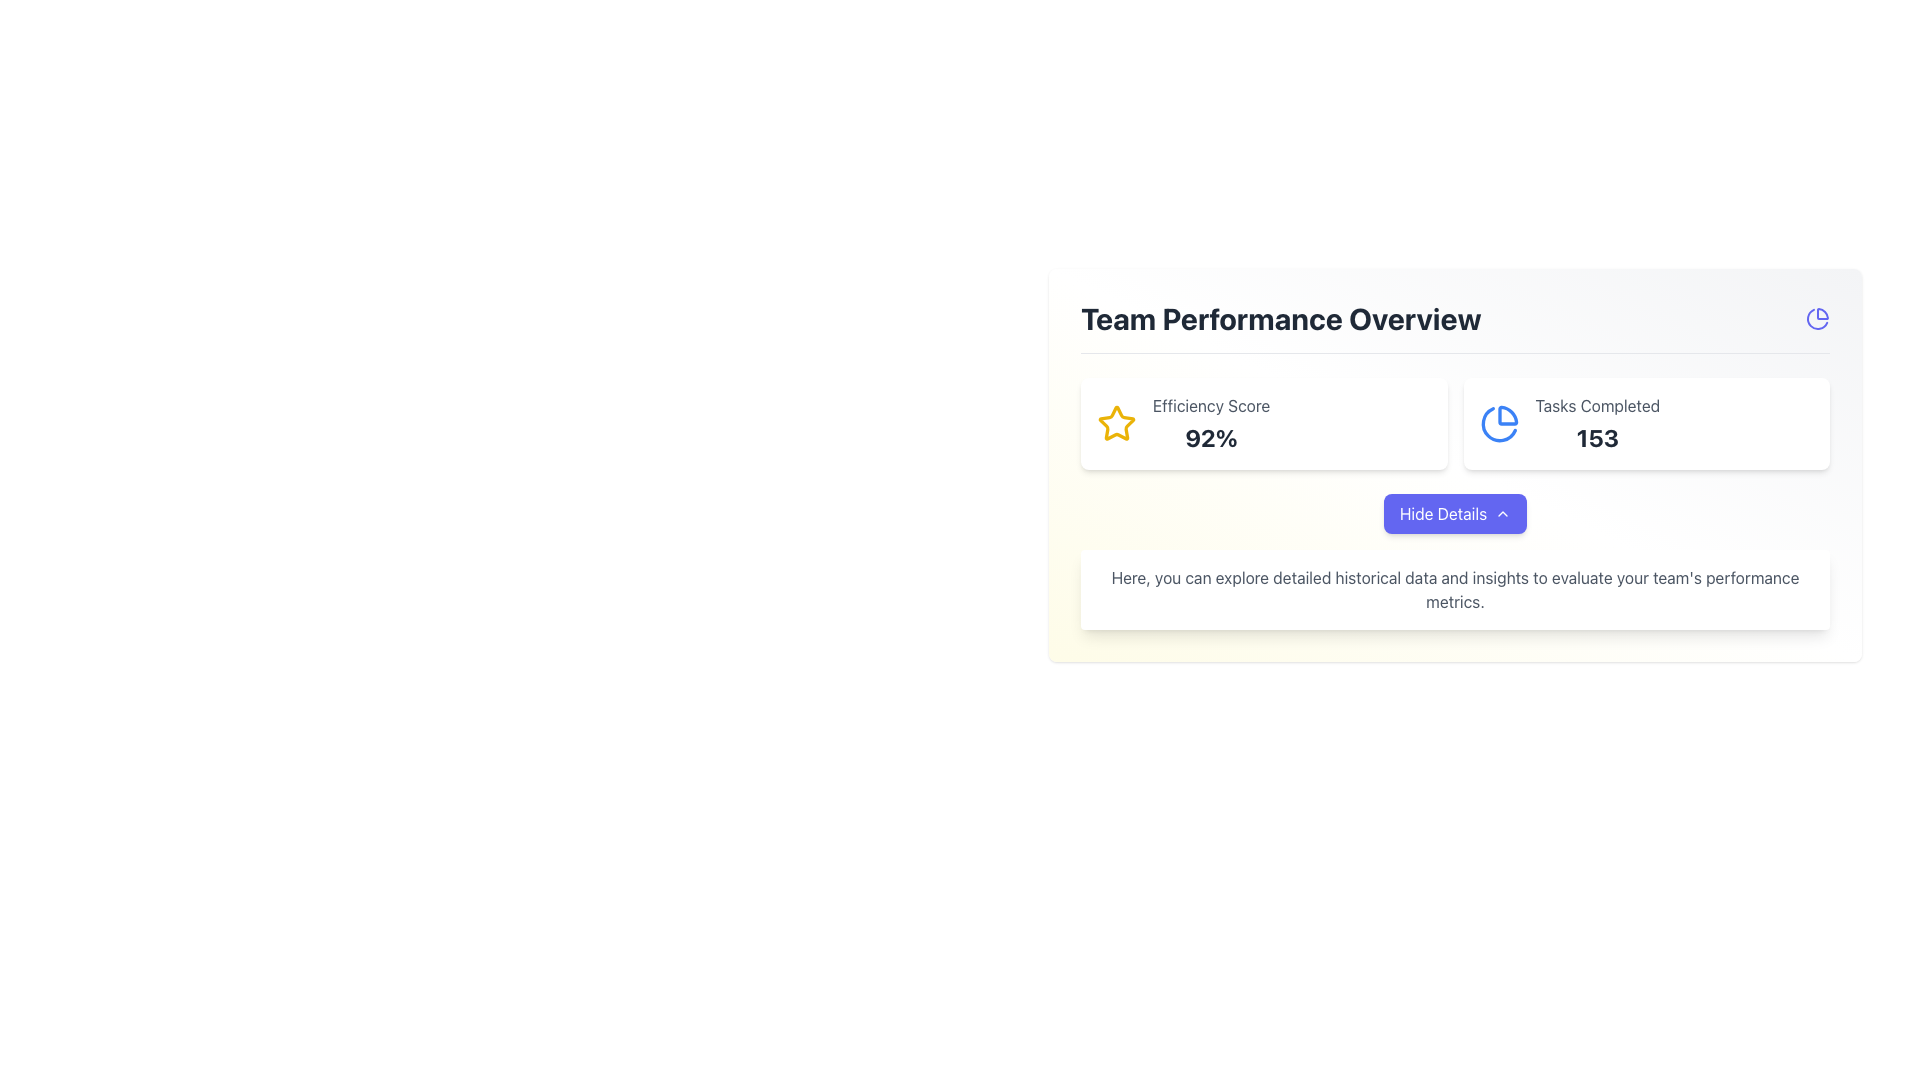 The image size is (1920, 1080). What do you see at coordinates (1455, 512) in the screenshot?
I see `the button that toggles the visibility of the details or insights panel, located slightly above the textual description panel` at bounding box center [1455, 512].